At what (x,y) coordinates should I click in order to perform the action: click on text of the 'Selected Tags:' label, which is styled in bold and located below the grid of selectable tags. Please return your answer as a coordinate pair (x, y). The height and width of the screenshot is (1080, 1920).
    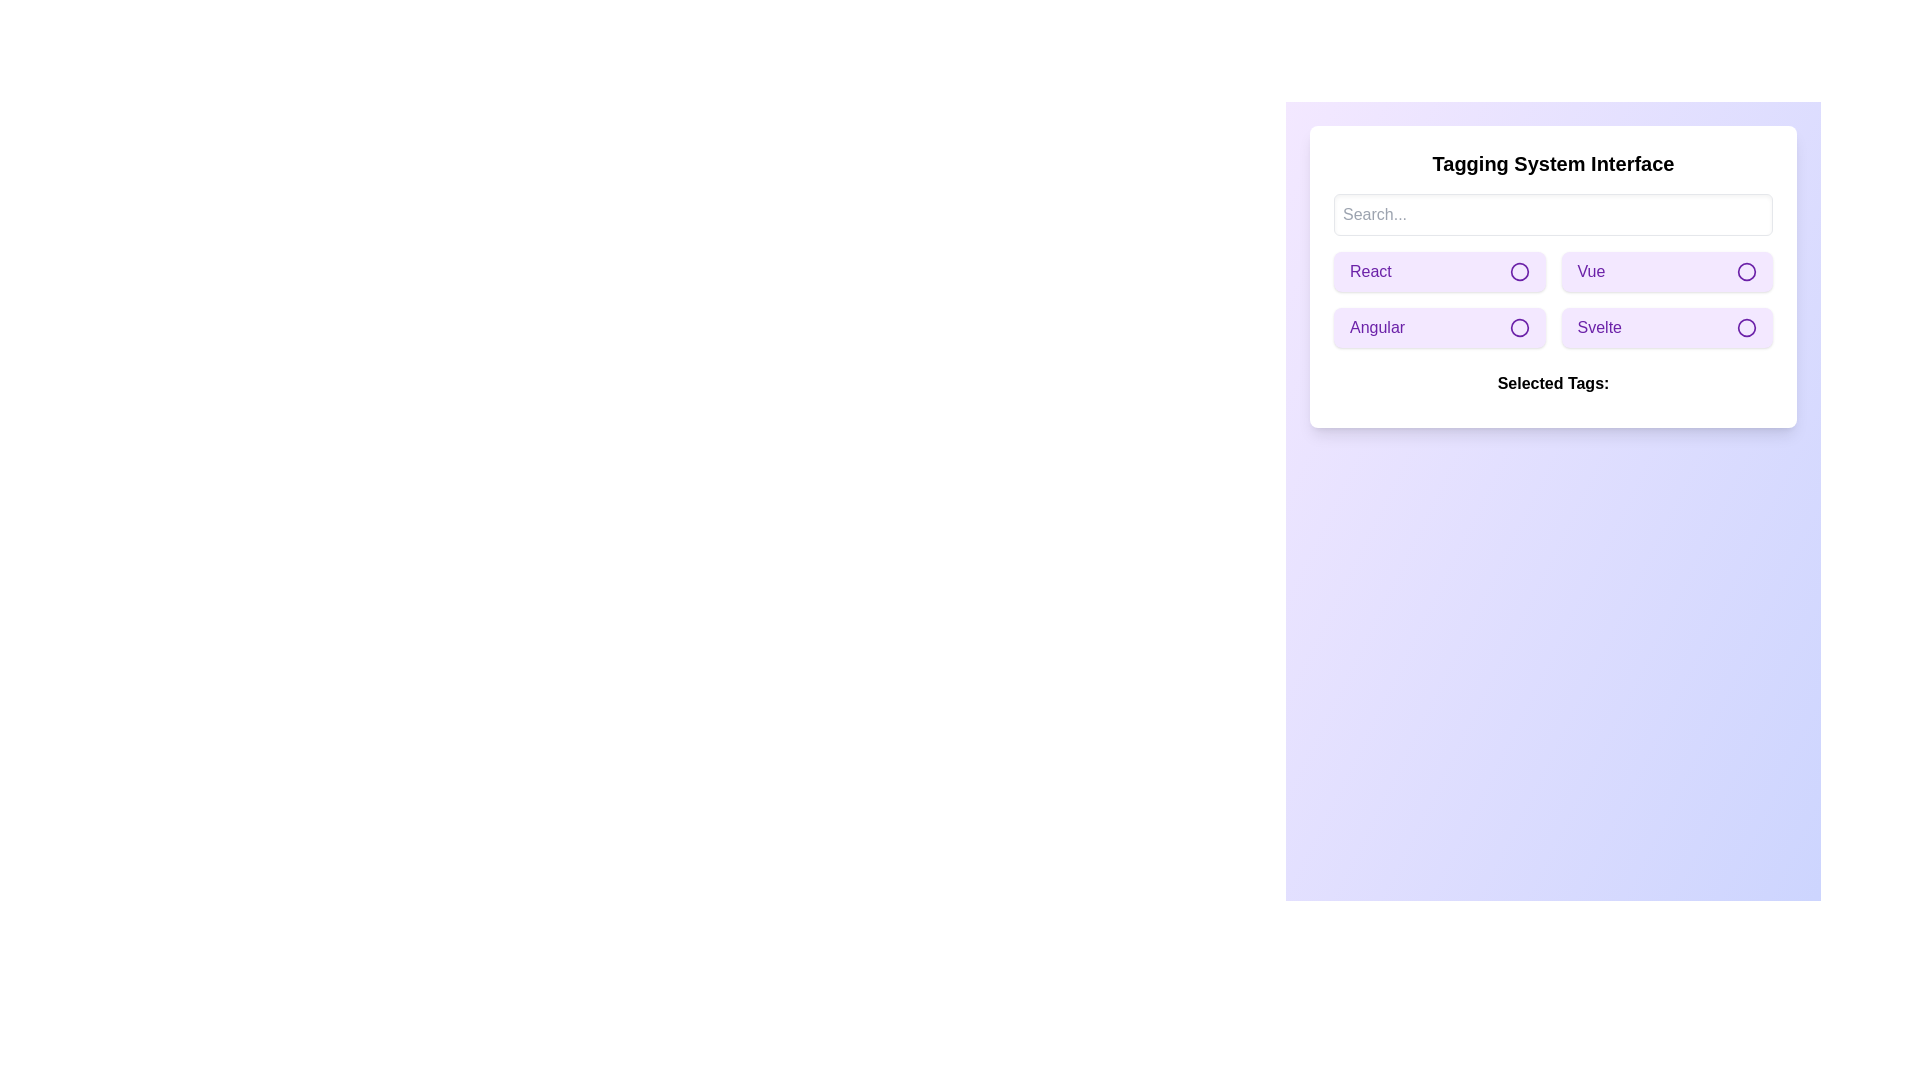
    Looking at the image, I should click on (1552, 384).